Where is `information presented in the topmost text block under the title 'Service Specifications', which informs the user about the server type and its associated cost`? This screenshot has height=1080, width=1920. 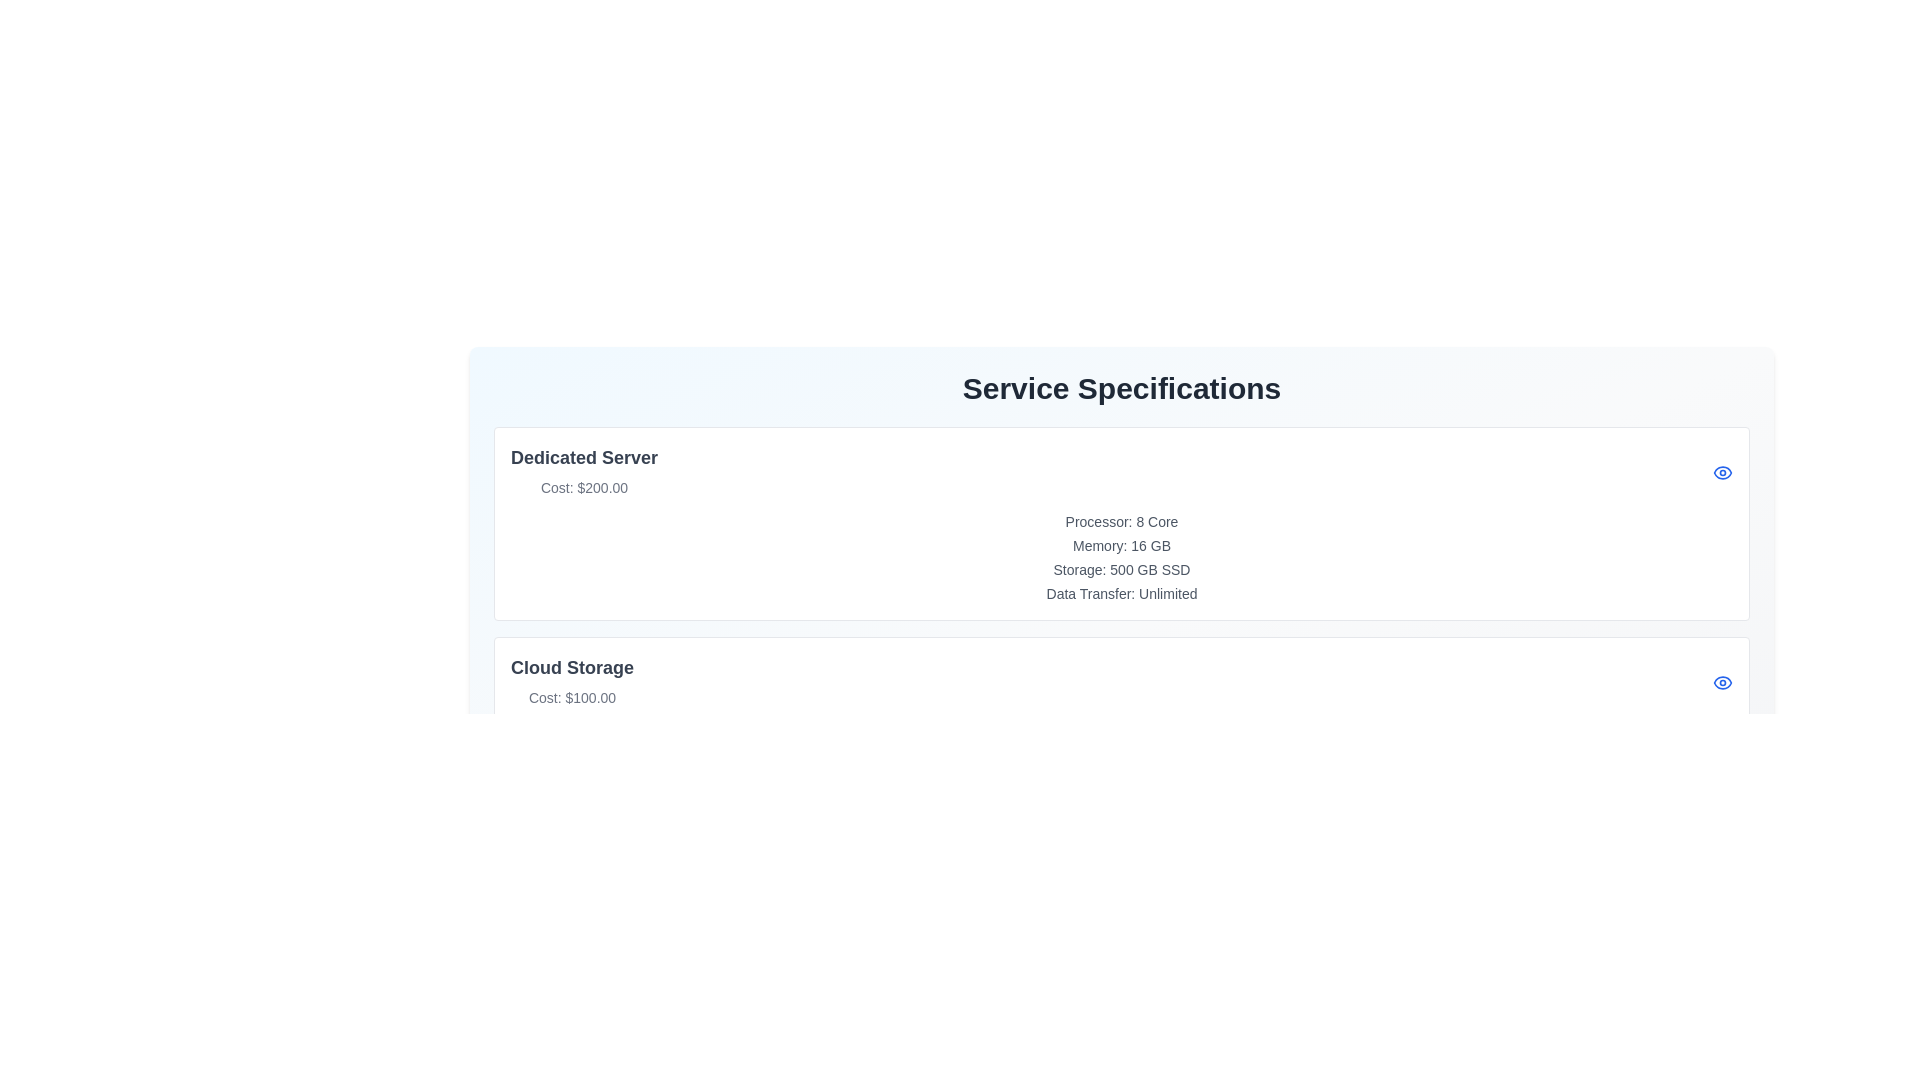
information presented in the topmost text block under the title 'Service Specifications', which informs the user about the server type and its associated cost is located at coordinates (583, 471).